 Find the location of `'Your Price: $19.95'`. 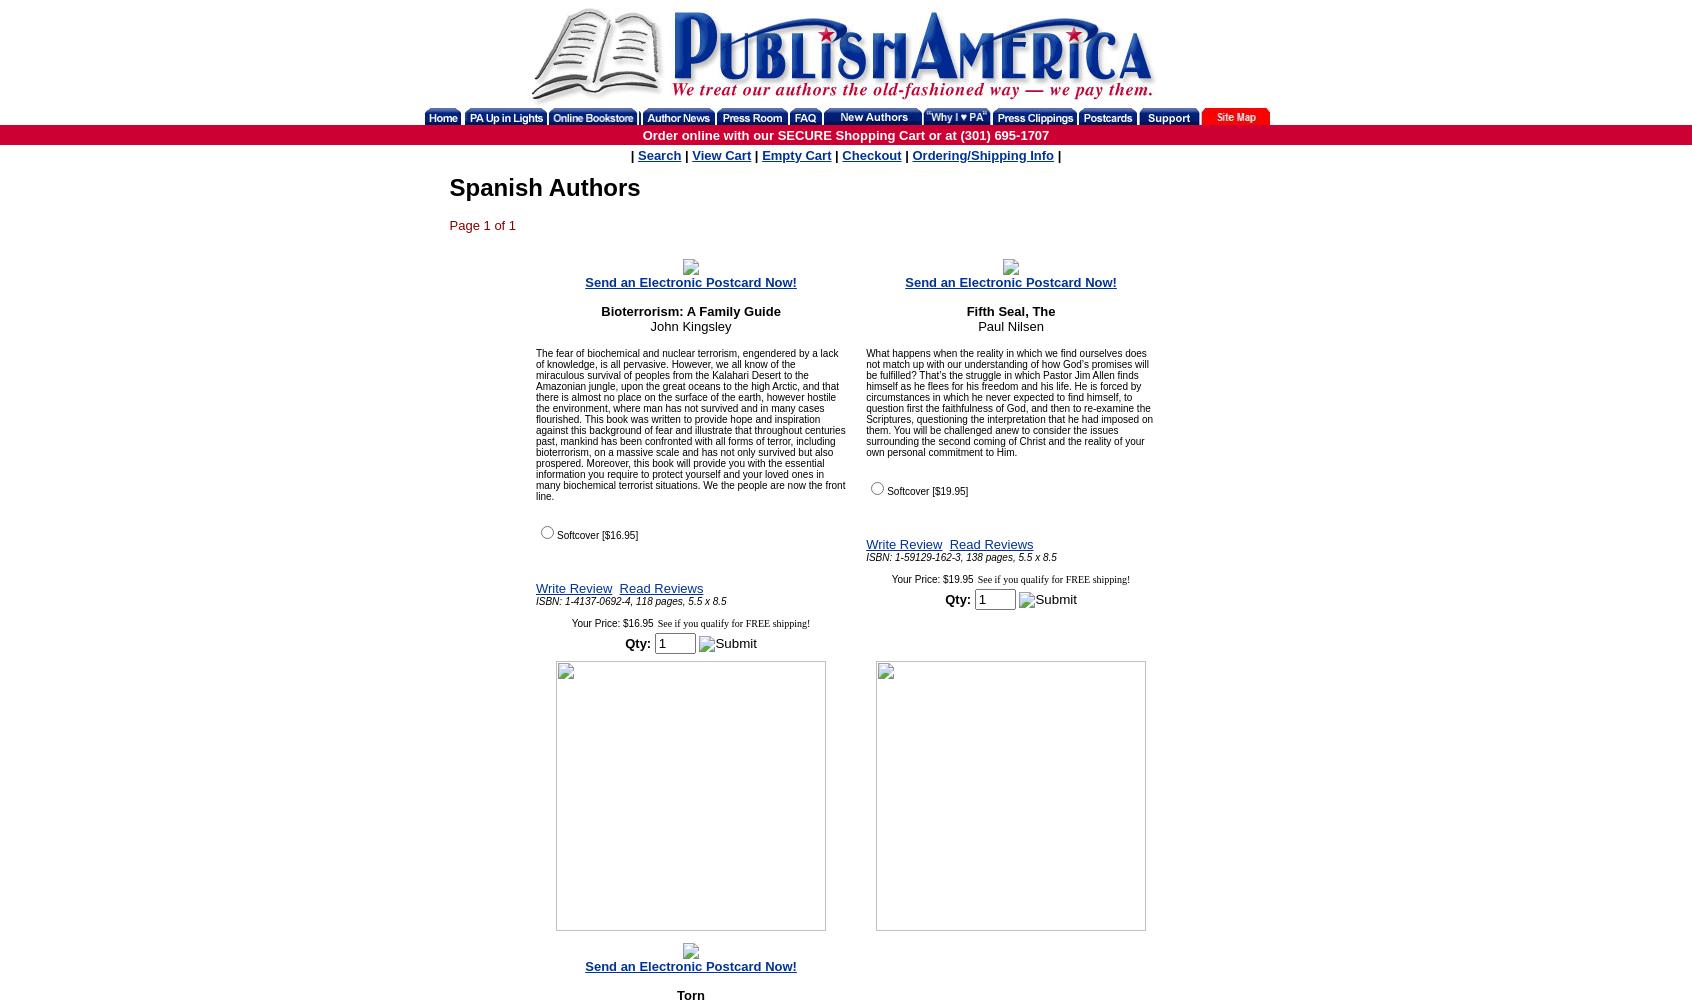

'Your Price: $19.95' is located at coordinates (931, 578).